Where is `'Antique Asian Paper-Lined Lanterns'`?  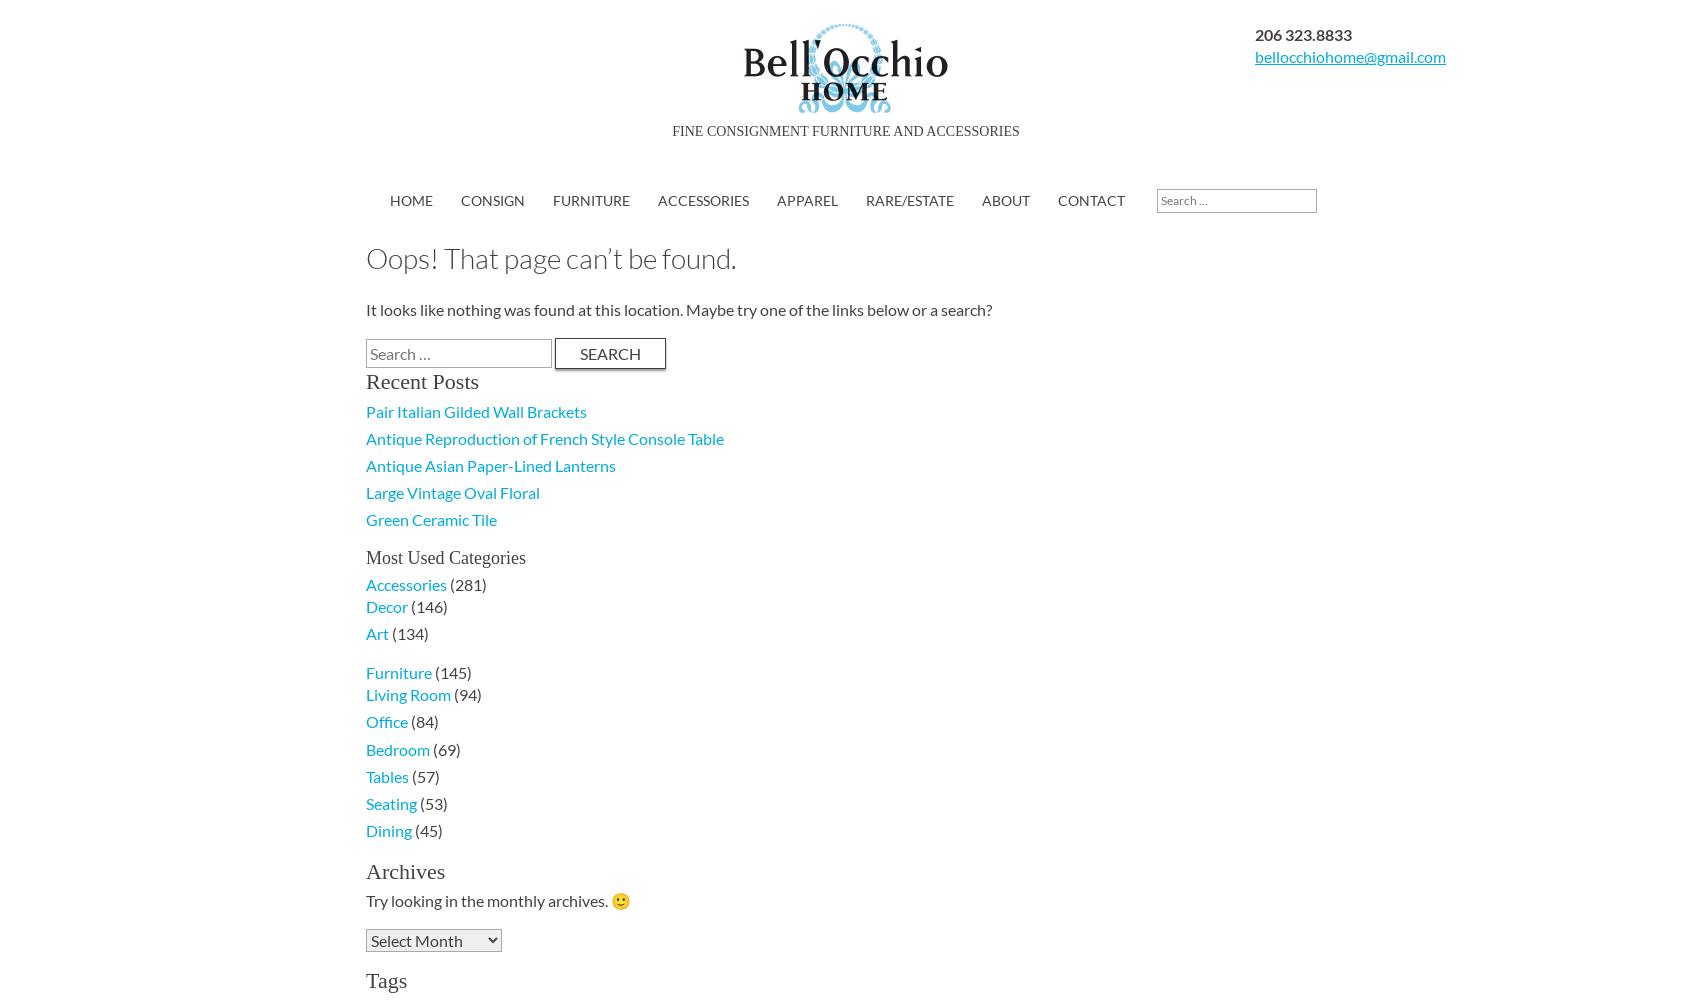 'Antique Asian Paper-Lined Lanterns' is located at coordinates (490, 464).